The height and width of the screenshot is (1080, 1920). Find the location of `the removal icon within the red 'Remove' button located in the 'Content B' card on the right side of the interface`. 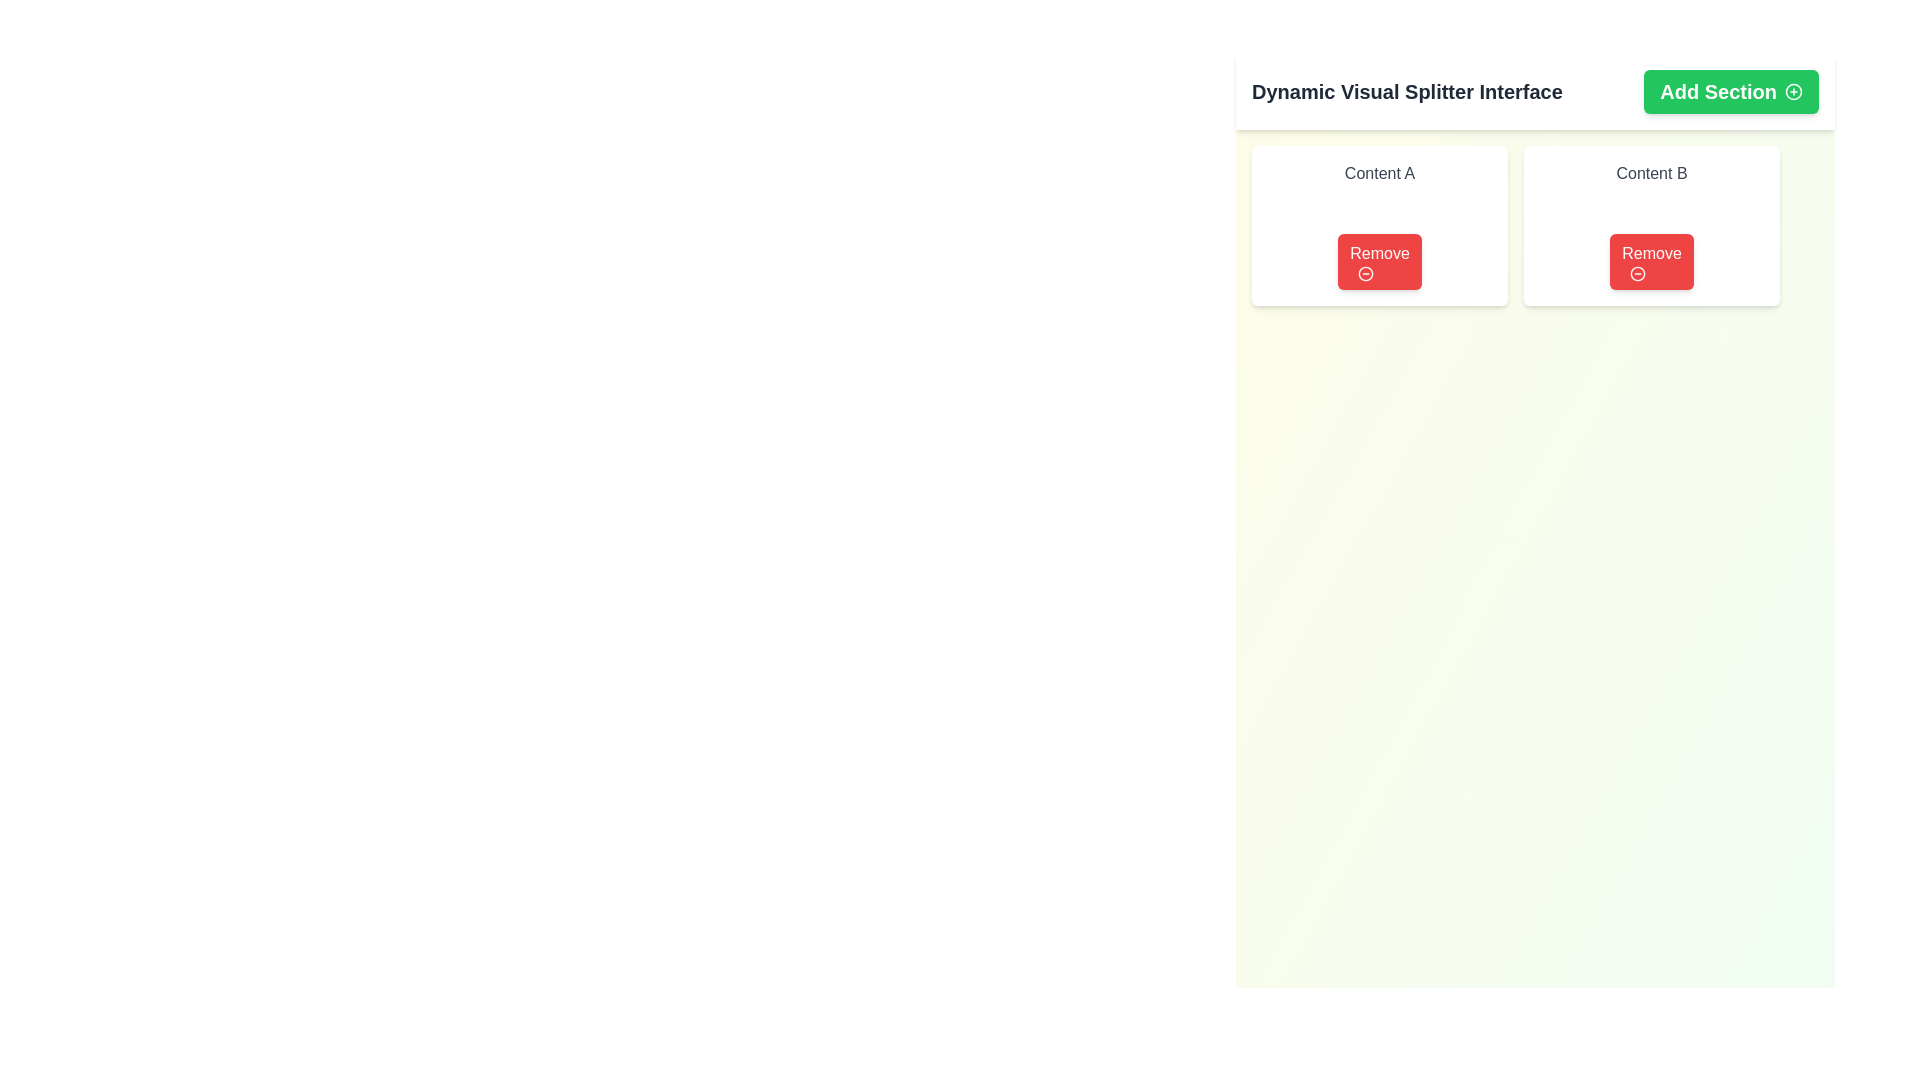

the removal icon within the red 'Remove' button located in the 'Content B' card on the right side of the interface is located at coordinates (1638, 273).